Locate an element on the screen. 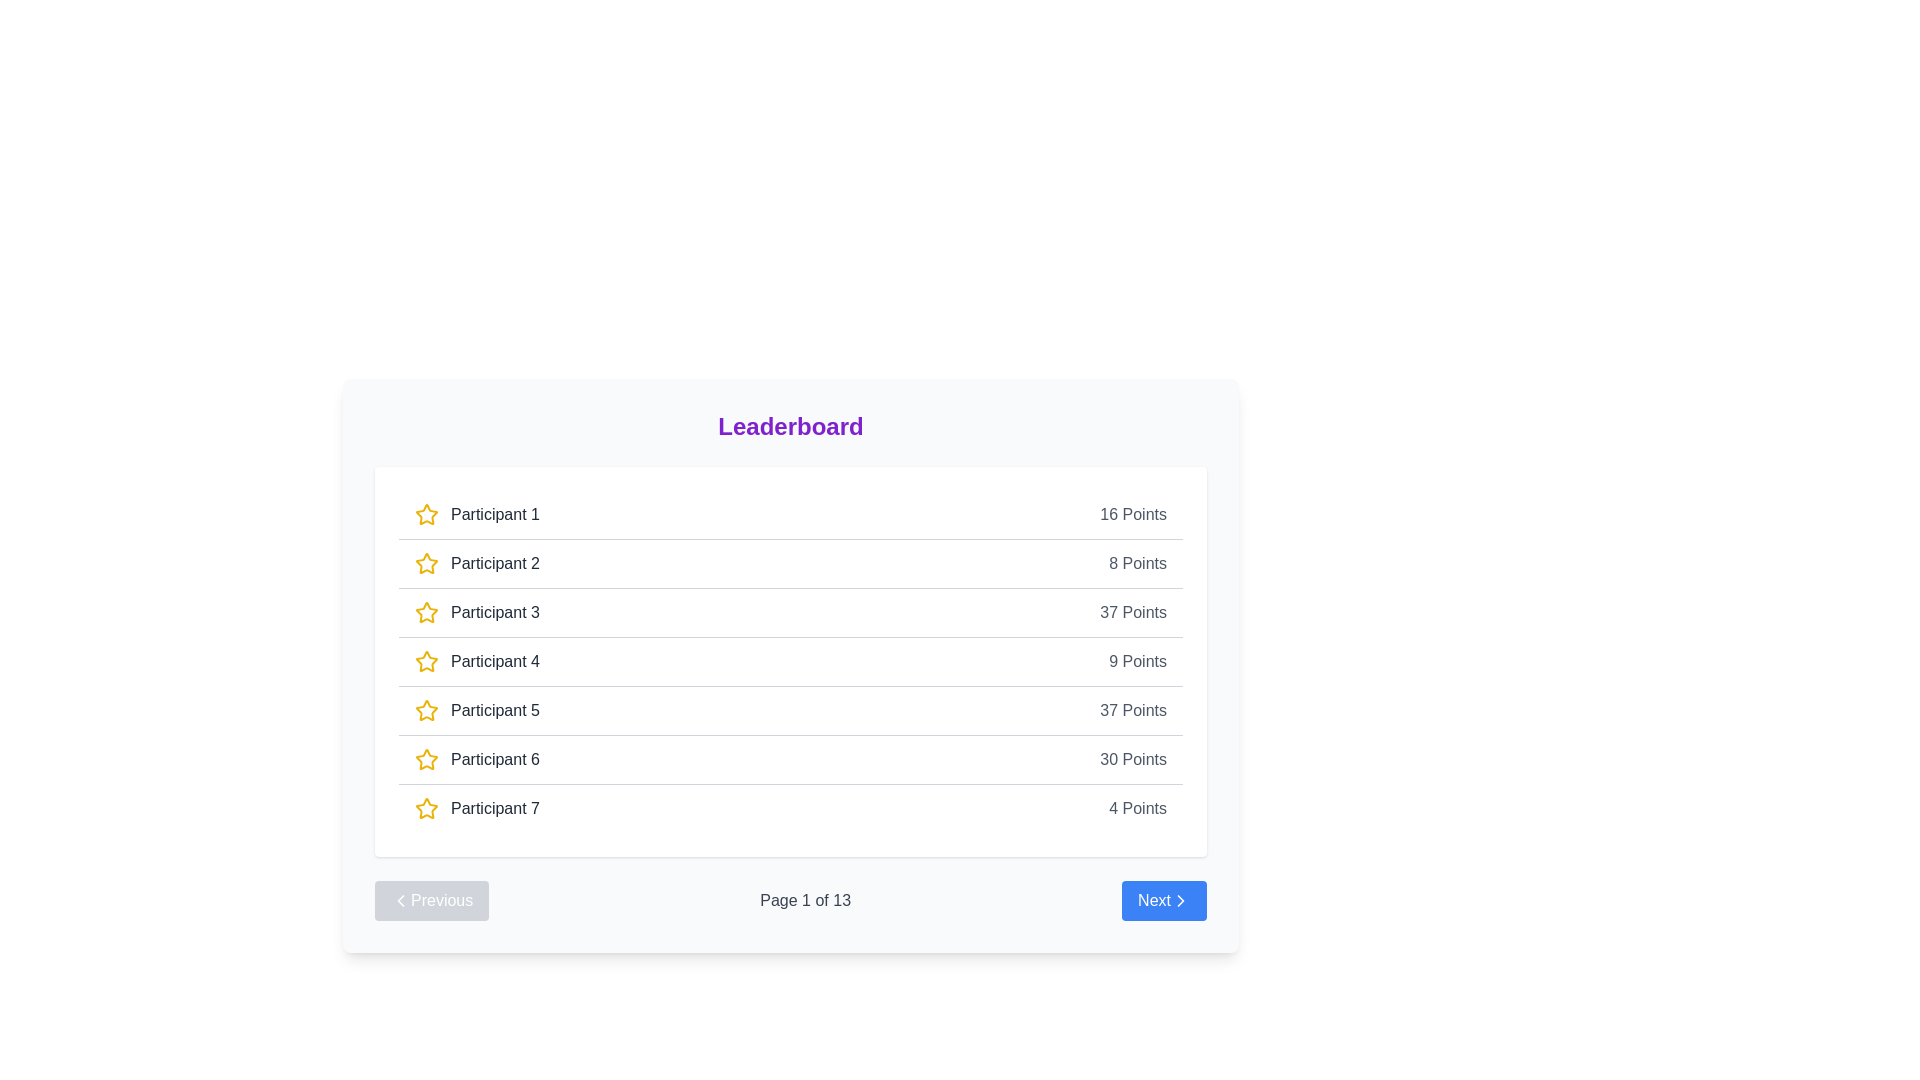 The height and width of the screenshot is (1080, 1920). text from the Label element displaying 'Participant 3', which is located in the third entry of the Leaderboard list is located at coordinates (495, 612).